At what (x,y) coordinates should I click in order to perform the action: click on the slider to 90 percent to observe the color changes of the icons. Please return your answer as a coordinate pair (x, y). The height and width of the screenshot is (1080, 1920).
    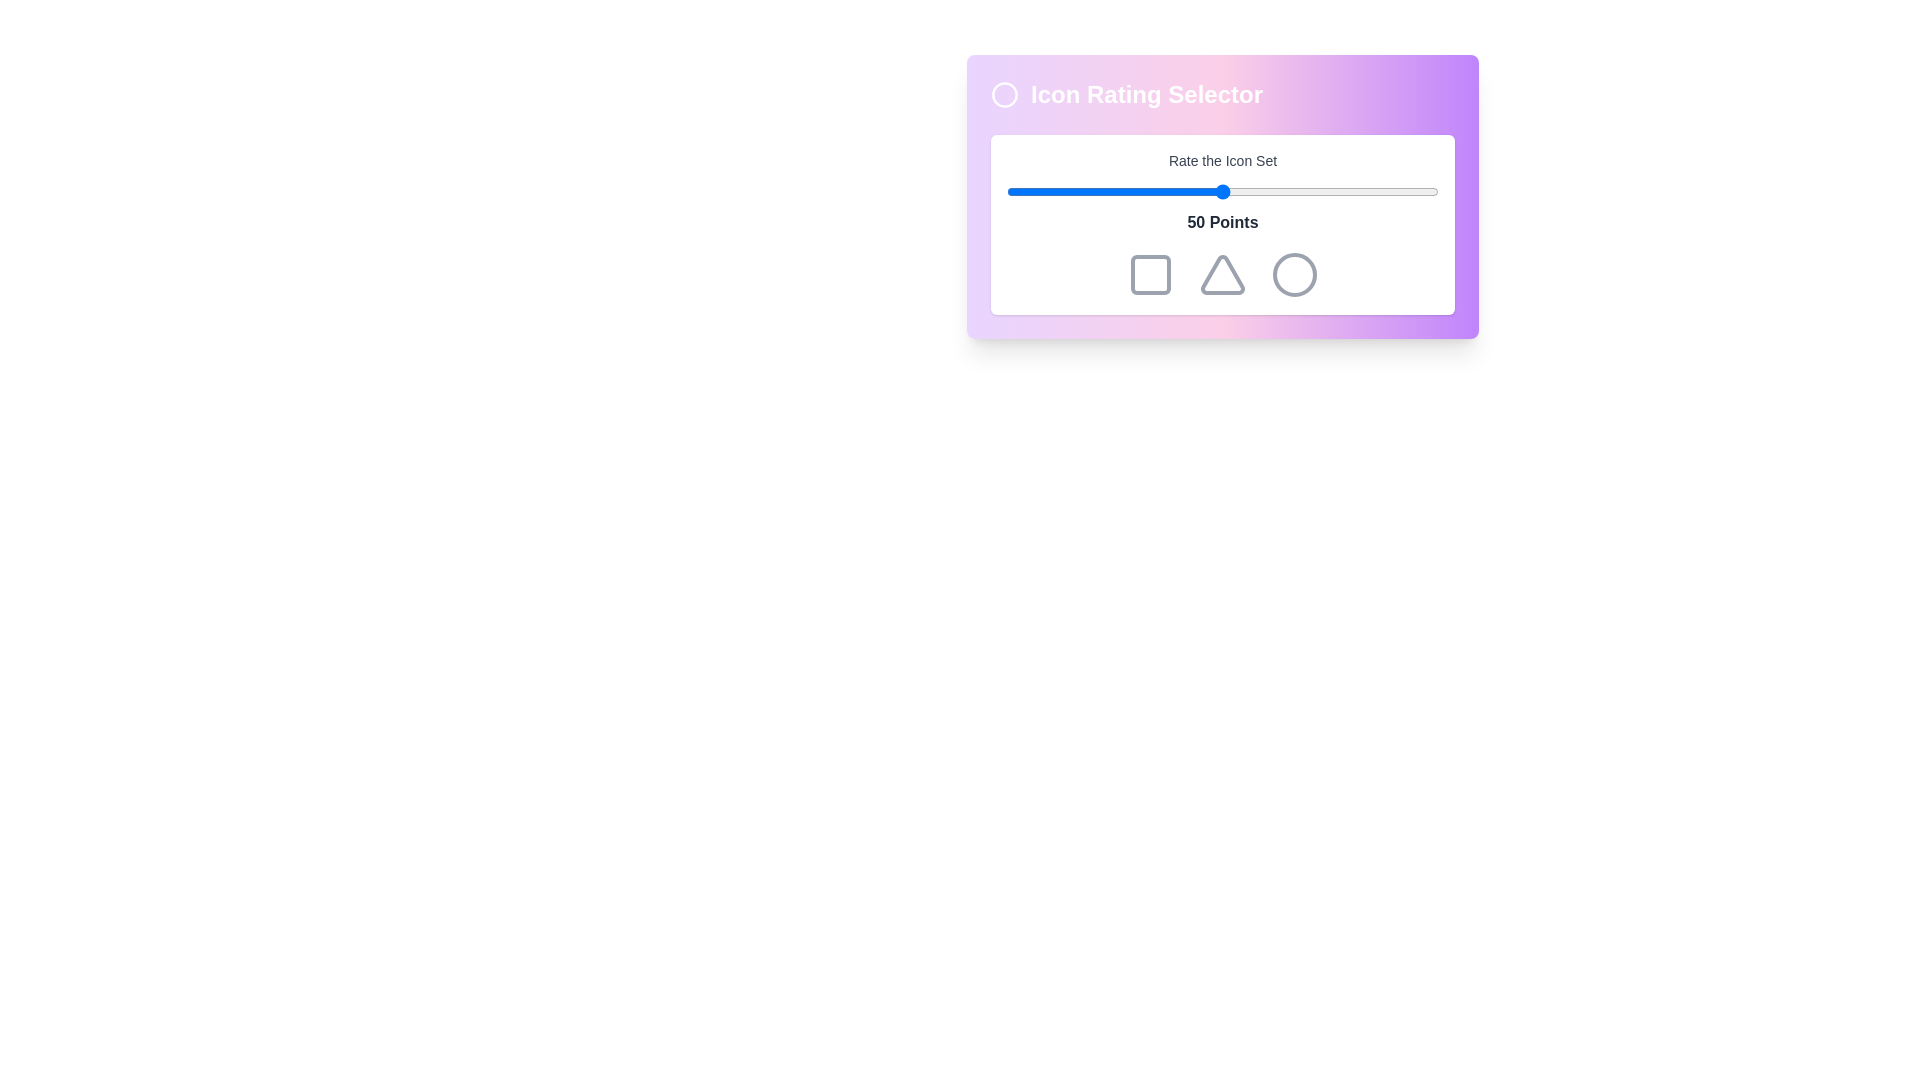
    Looking at the image, I should click on (1394, 192).